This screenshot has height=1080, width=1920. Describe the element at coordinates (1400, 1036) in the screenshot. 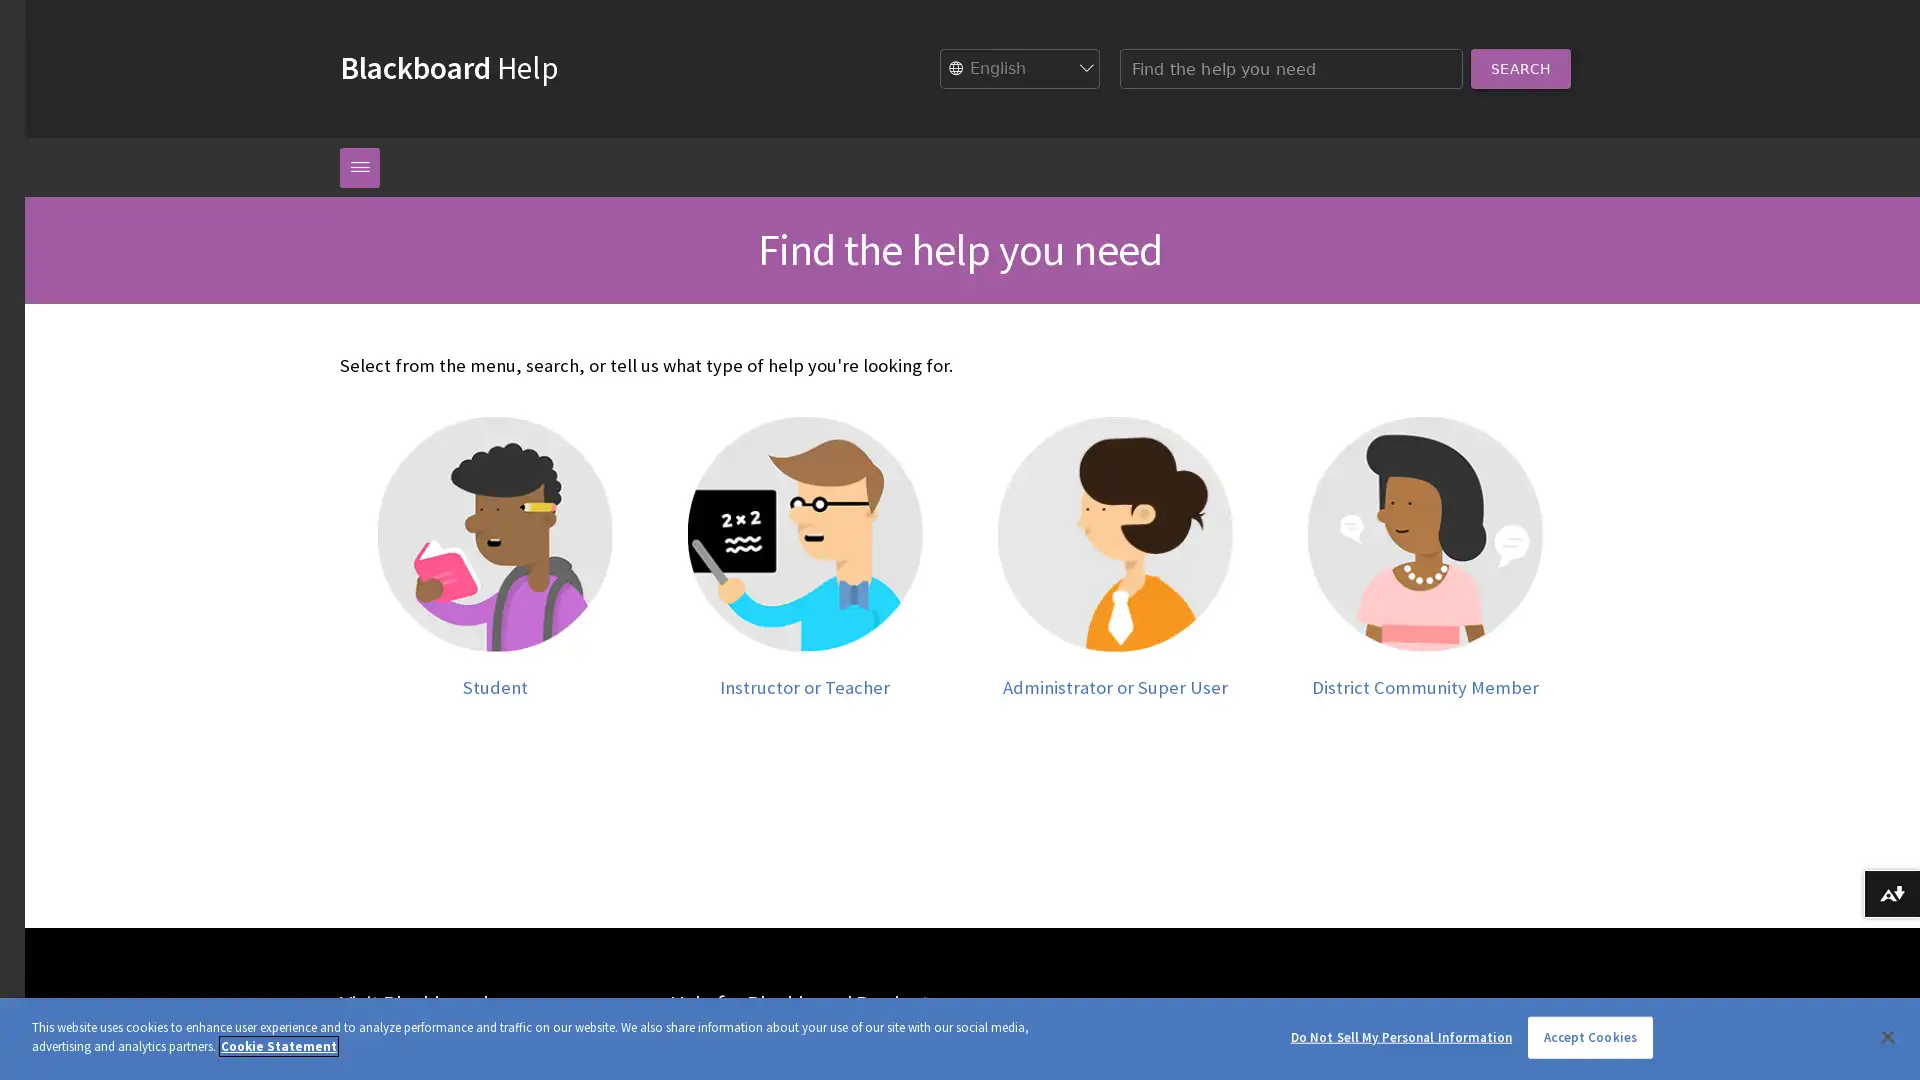

I see `Do Not Sell My Personal Information` at that location.